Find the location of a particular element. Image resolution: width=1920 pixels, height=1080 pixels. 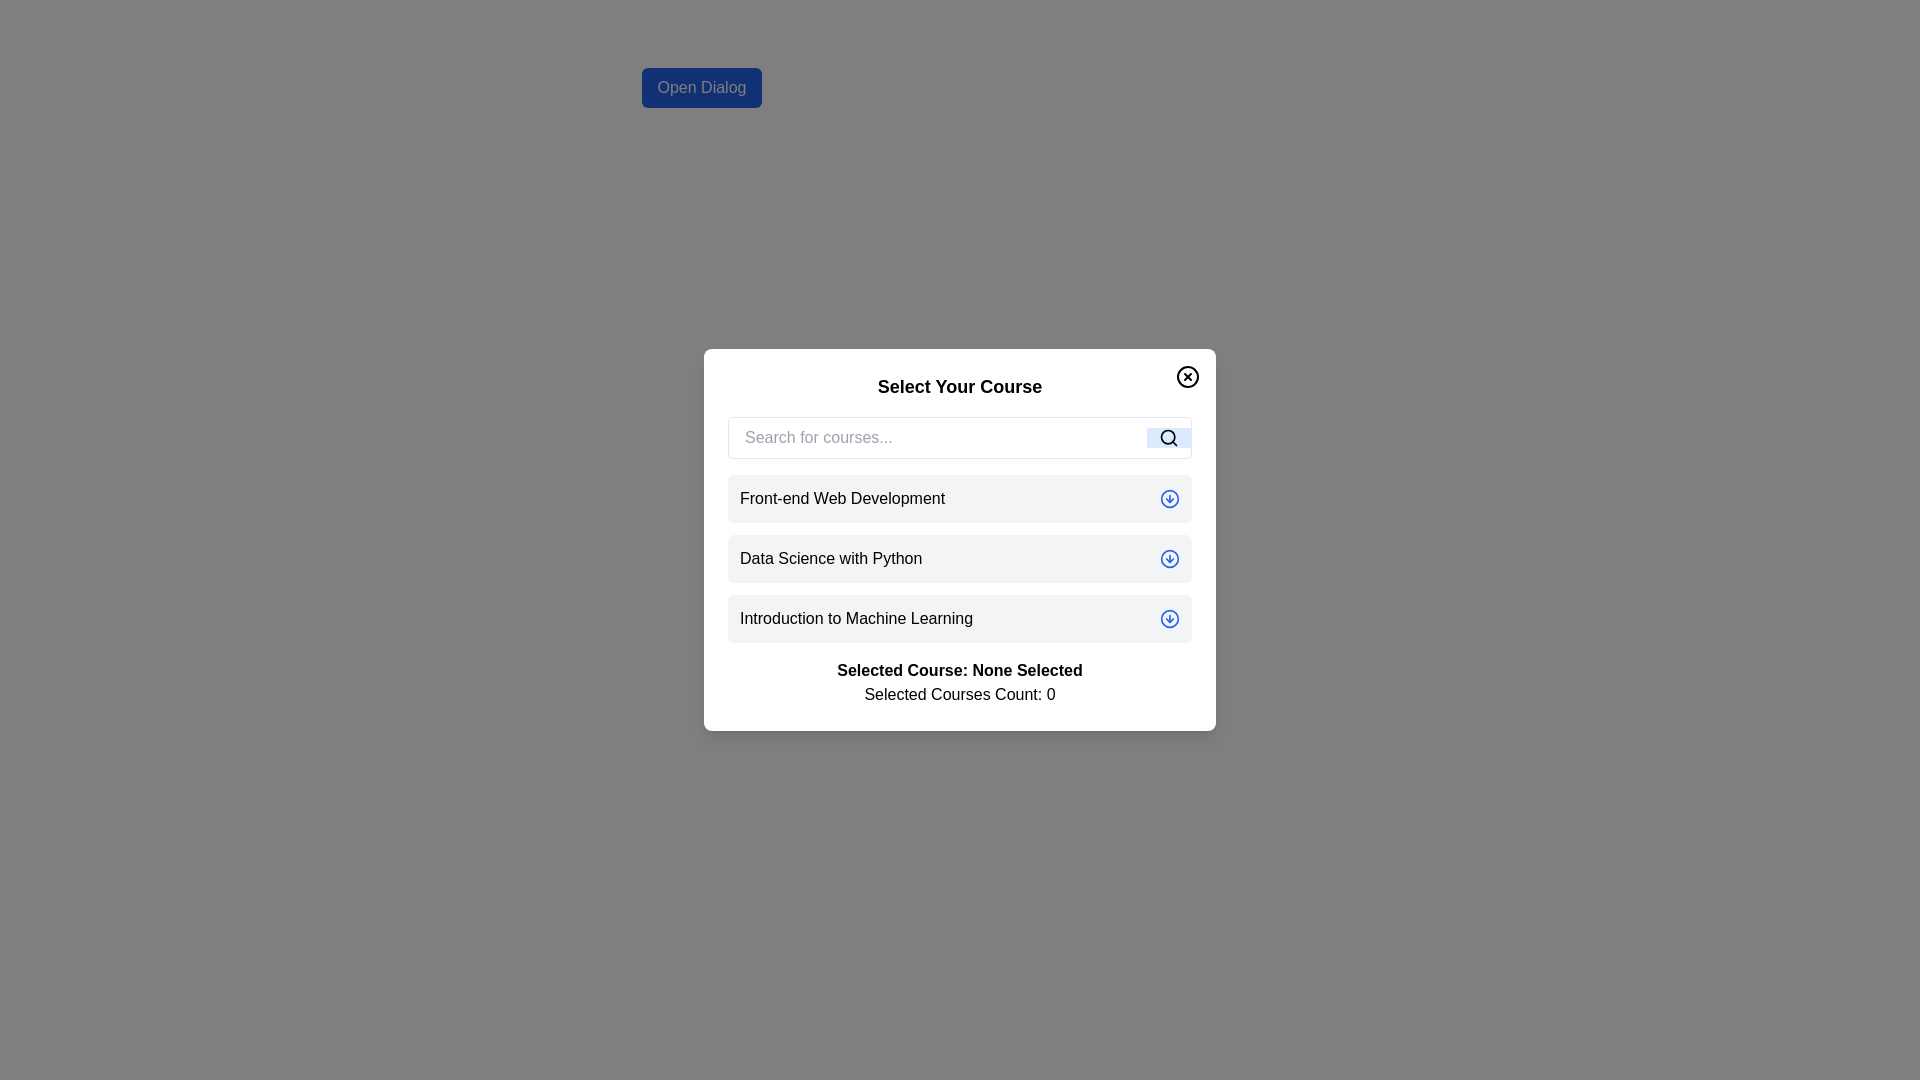

the second list item in the dialog box titled 'Select Your Course' is located at coordinates (960, 540).